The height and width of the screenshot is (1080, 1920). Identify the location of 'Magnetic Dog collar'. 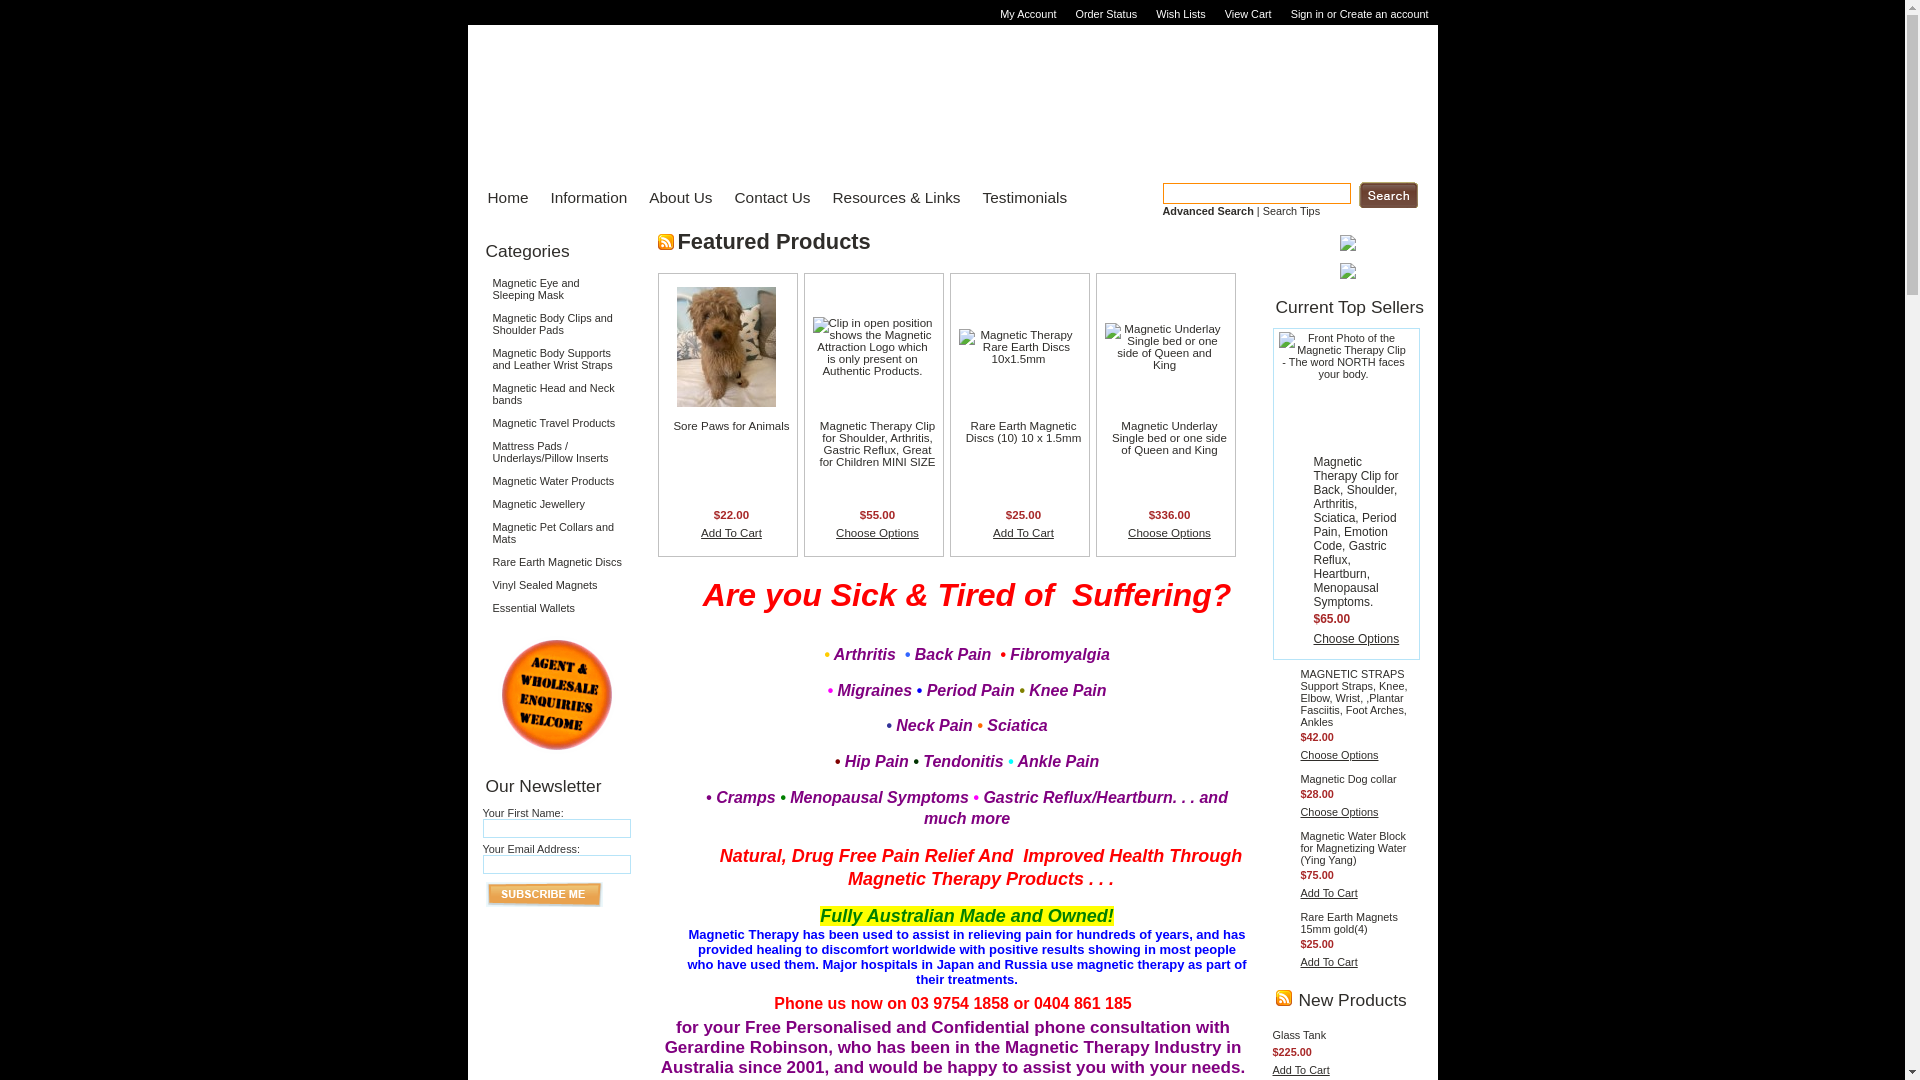
(1348, 778).